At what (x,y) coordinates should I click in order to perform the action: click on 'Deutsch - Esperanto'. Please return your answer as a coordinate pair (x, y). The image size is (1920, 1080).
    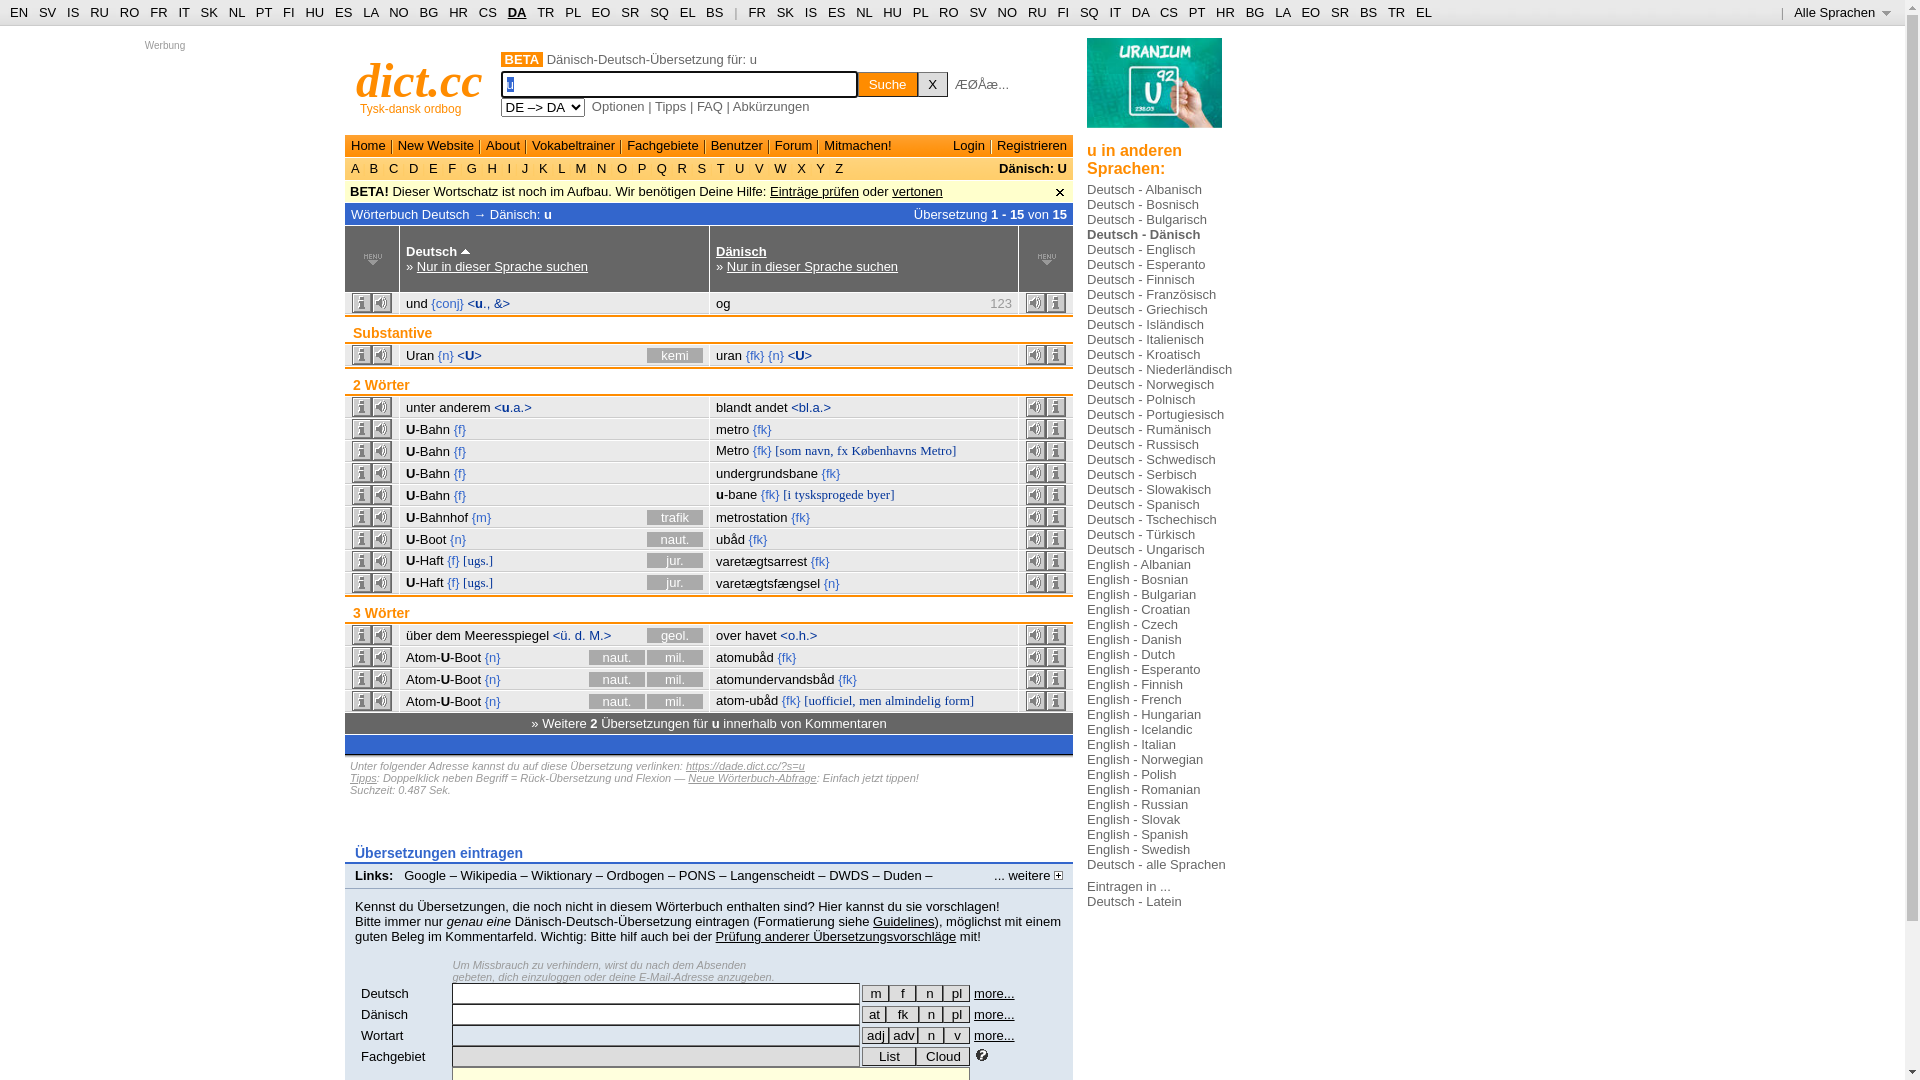
    Looking at the image, I should click on (1146, 263).